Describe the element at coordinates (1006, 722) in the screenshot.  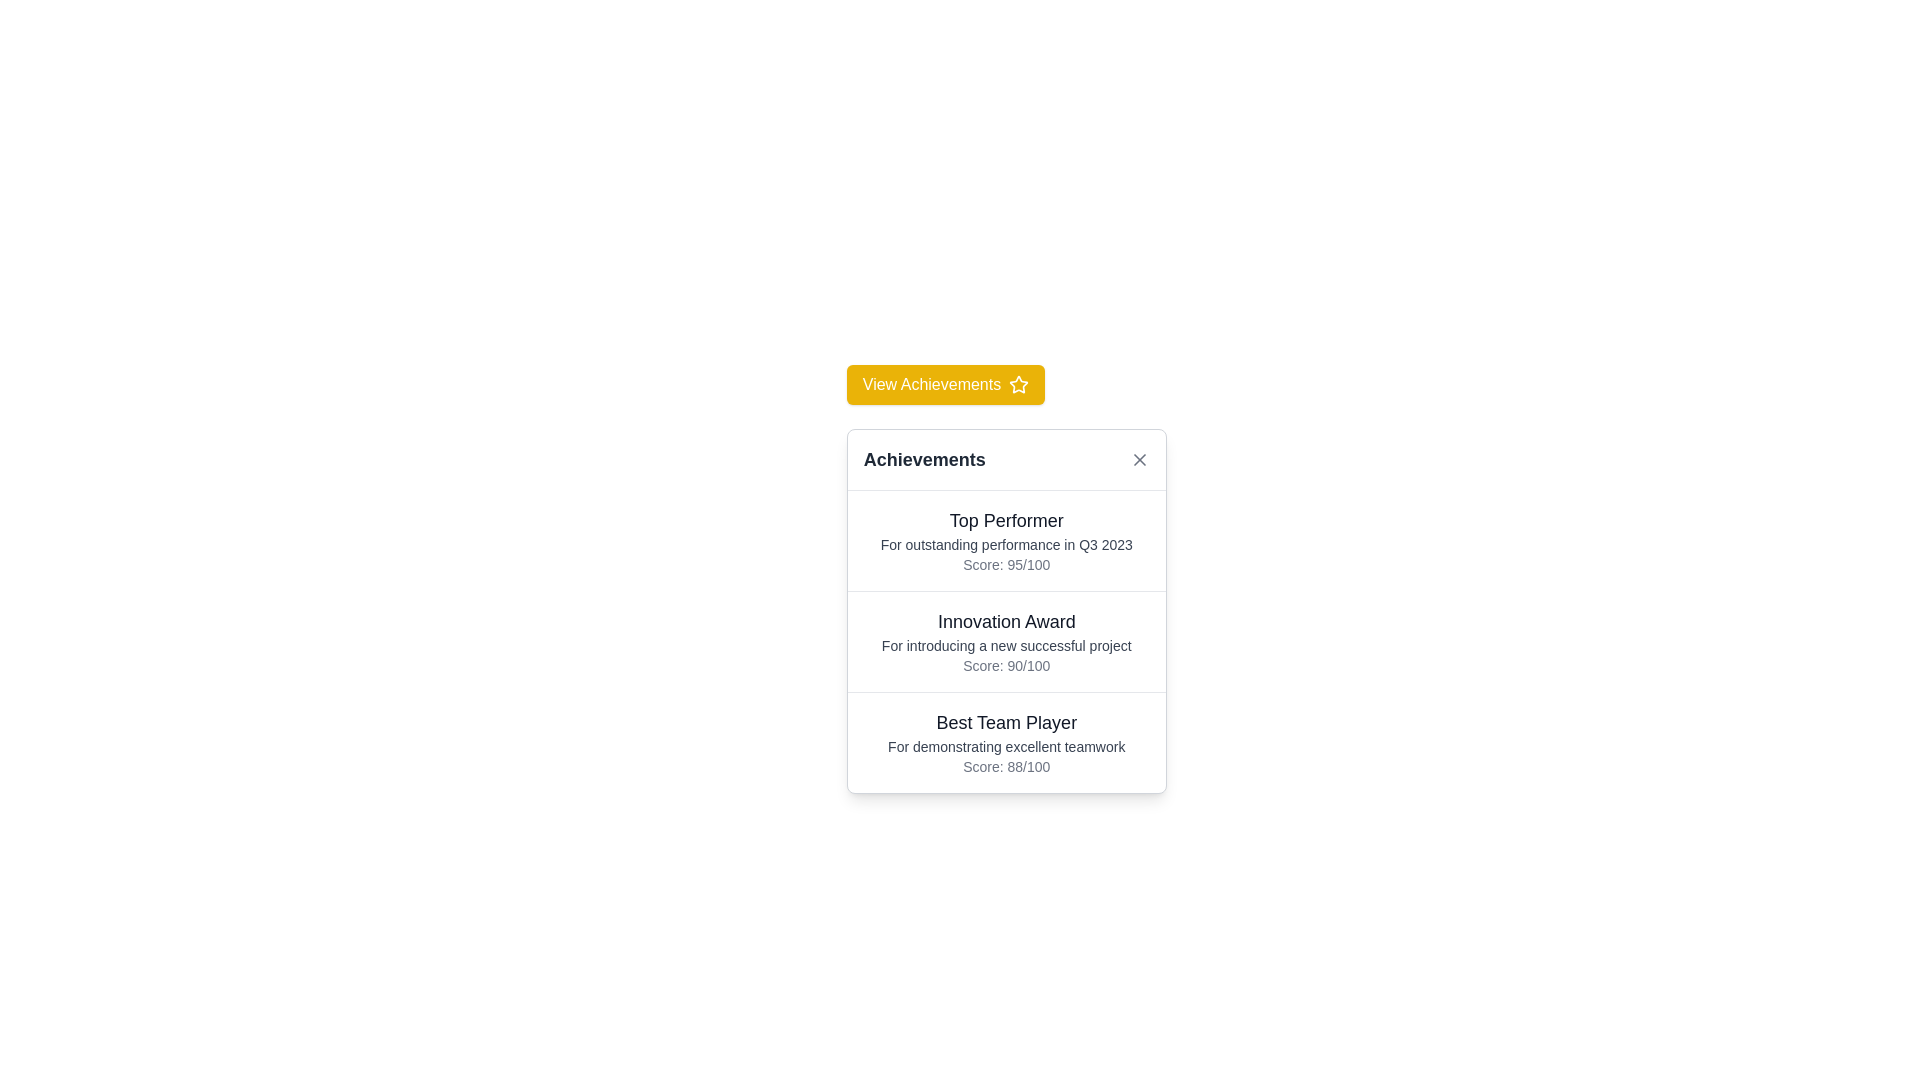
I see `the 'Best Team Player' text label, which is styled in a larger font size, bold weight, and black color, located within a card containing achievement entries` at that location.